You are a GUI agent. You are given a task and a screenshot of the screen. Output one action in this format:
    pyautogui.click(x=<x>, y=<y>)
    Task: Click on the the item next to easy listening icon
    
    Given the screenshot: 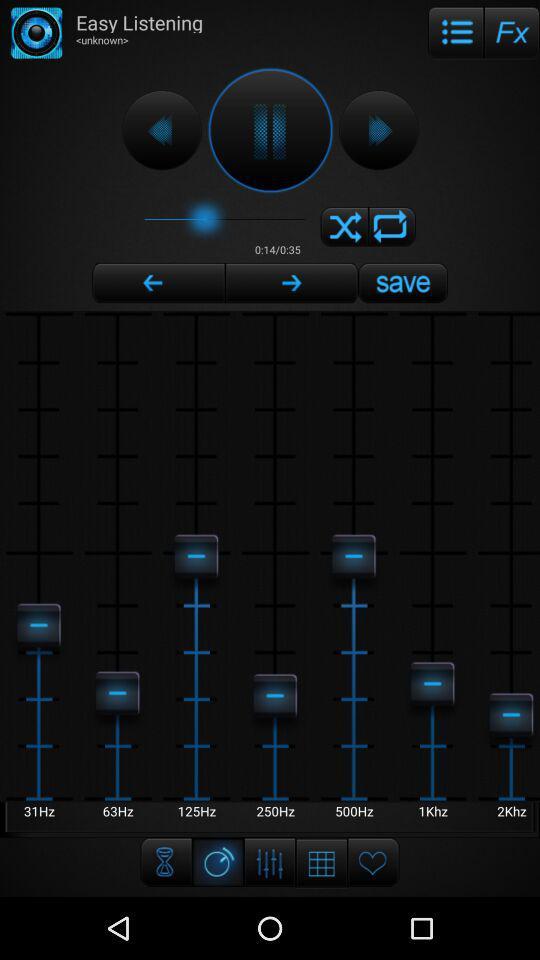 What is the action you would take?
    pyautogui.click(x=456, y=32)
    